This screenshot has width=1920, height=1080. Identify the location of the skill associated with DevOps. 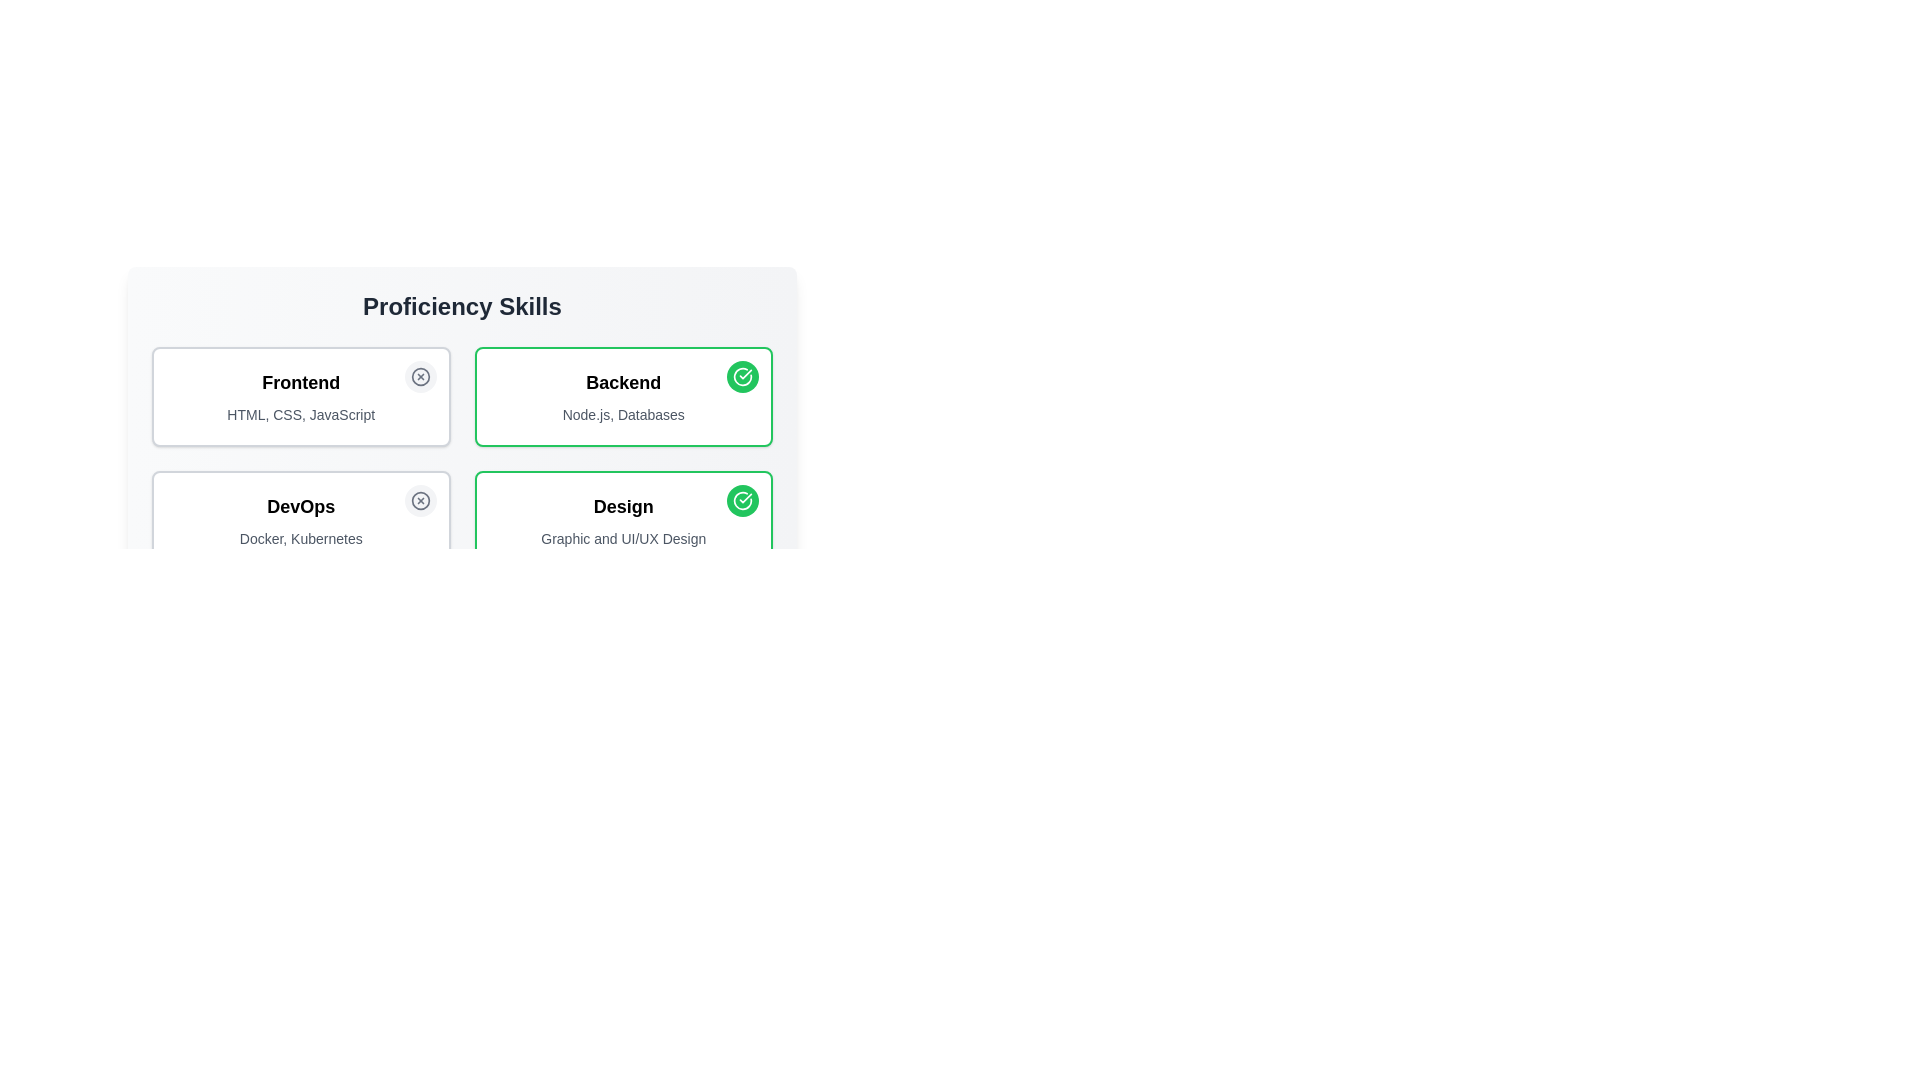
(419, 500).